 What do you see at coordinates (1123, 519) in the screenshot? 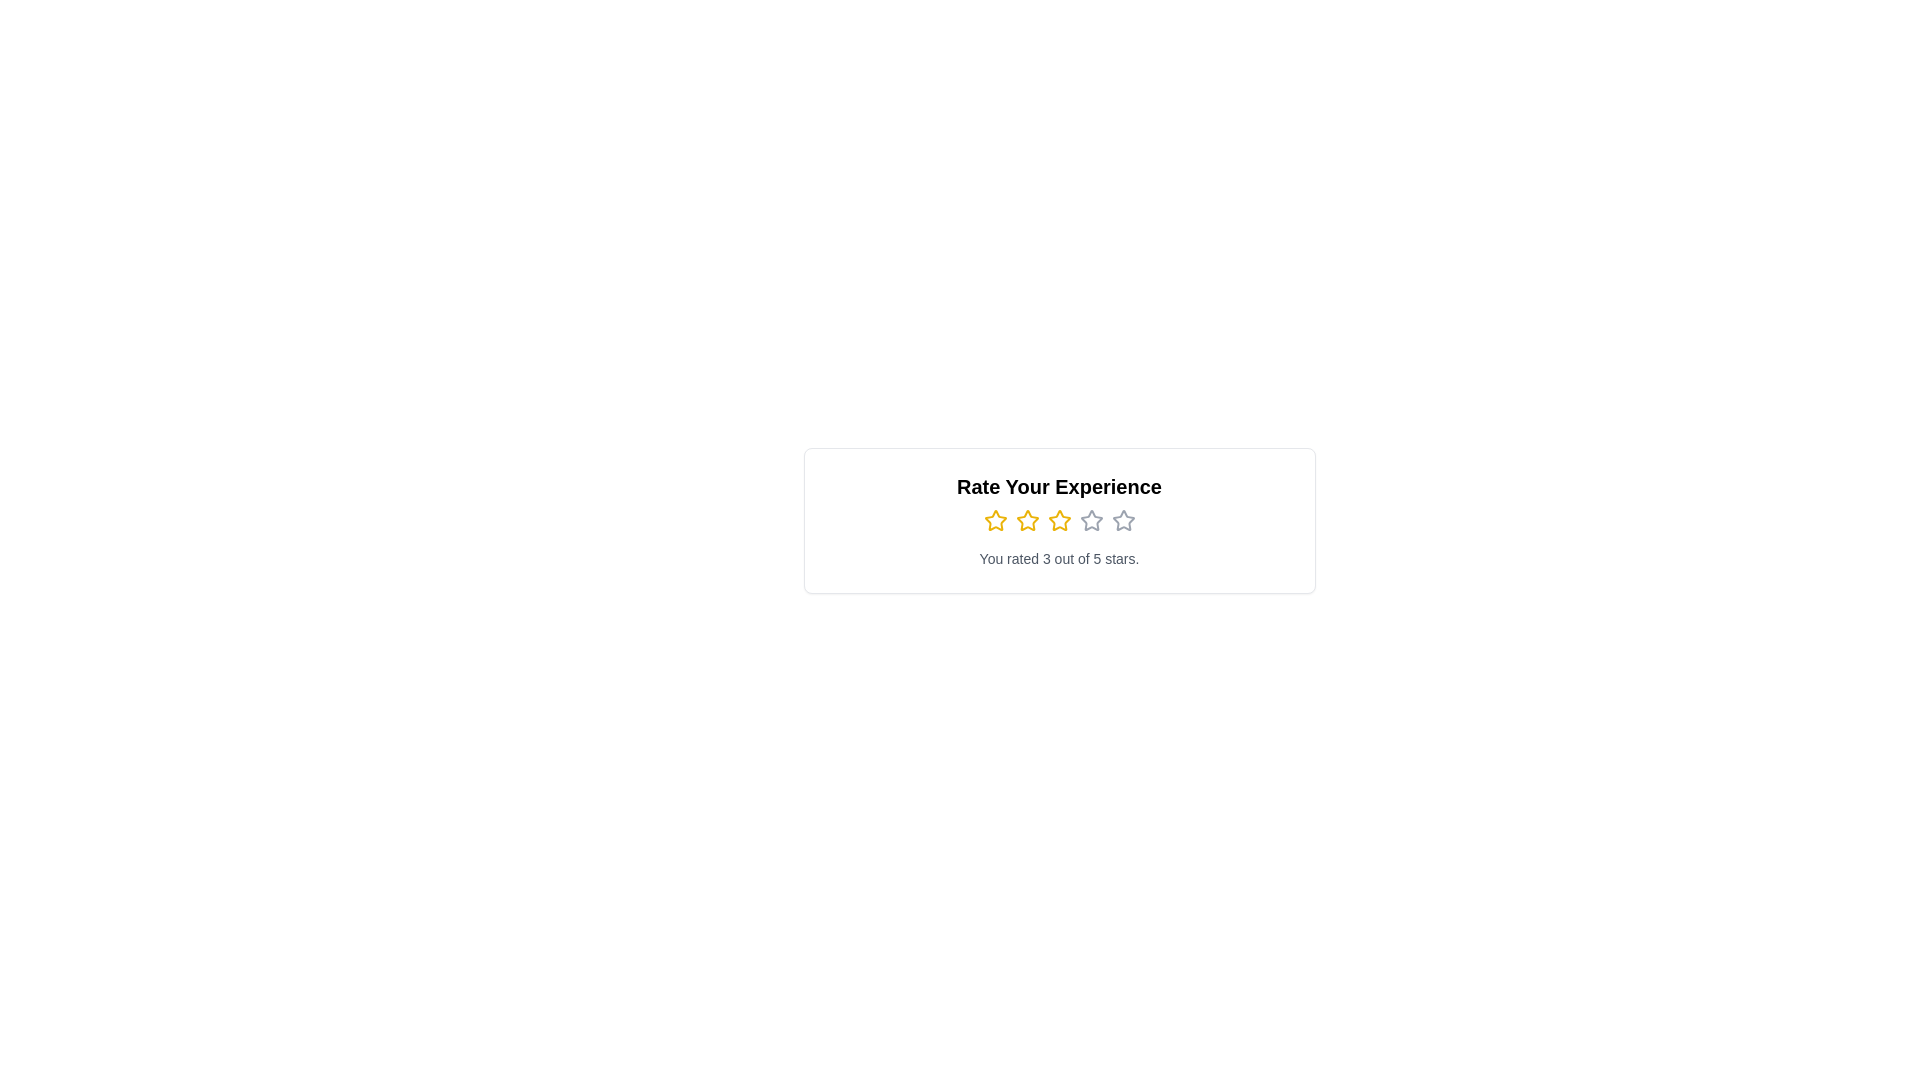
I see `the fourth star icon in the rating widget under 'Rate Your Experience' to rate it` at bounding box center [1123, 519].